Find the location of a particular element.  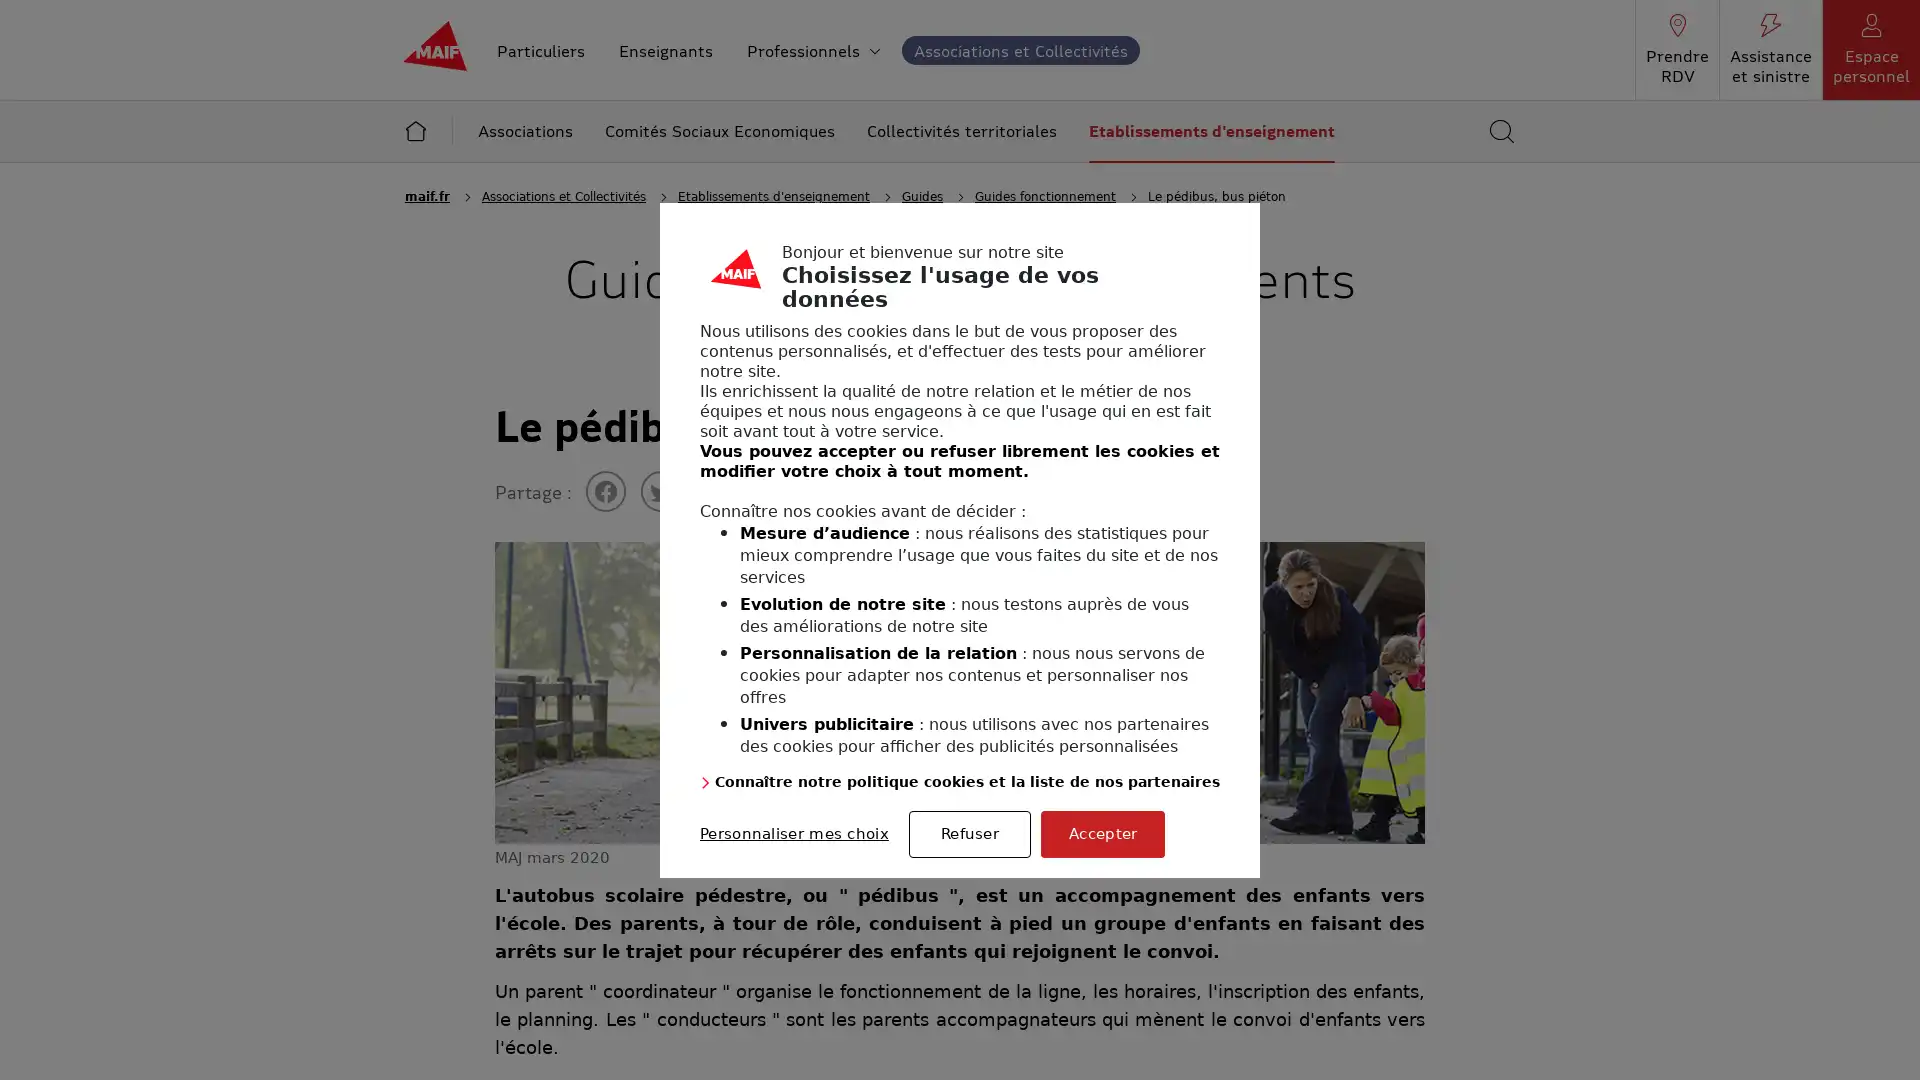

Accepter is located at coordinates (1102, 833).